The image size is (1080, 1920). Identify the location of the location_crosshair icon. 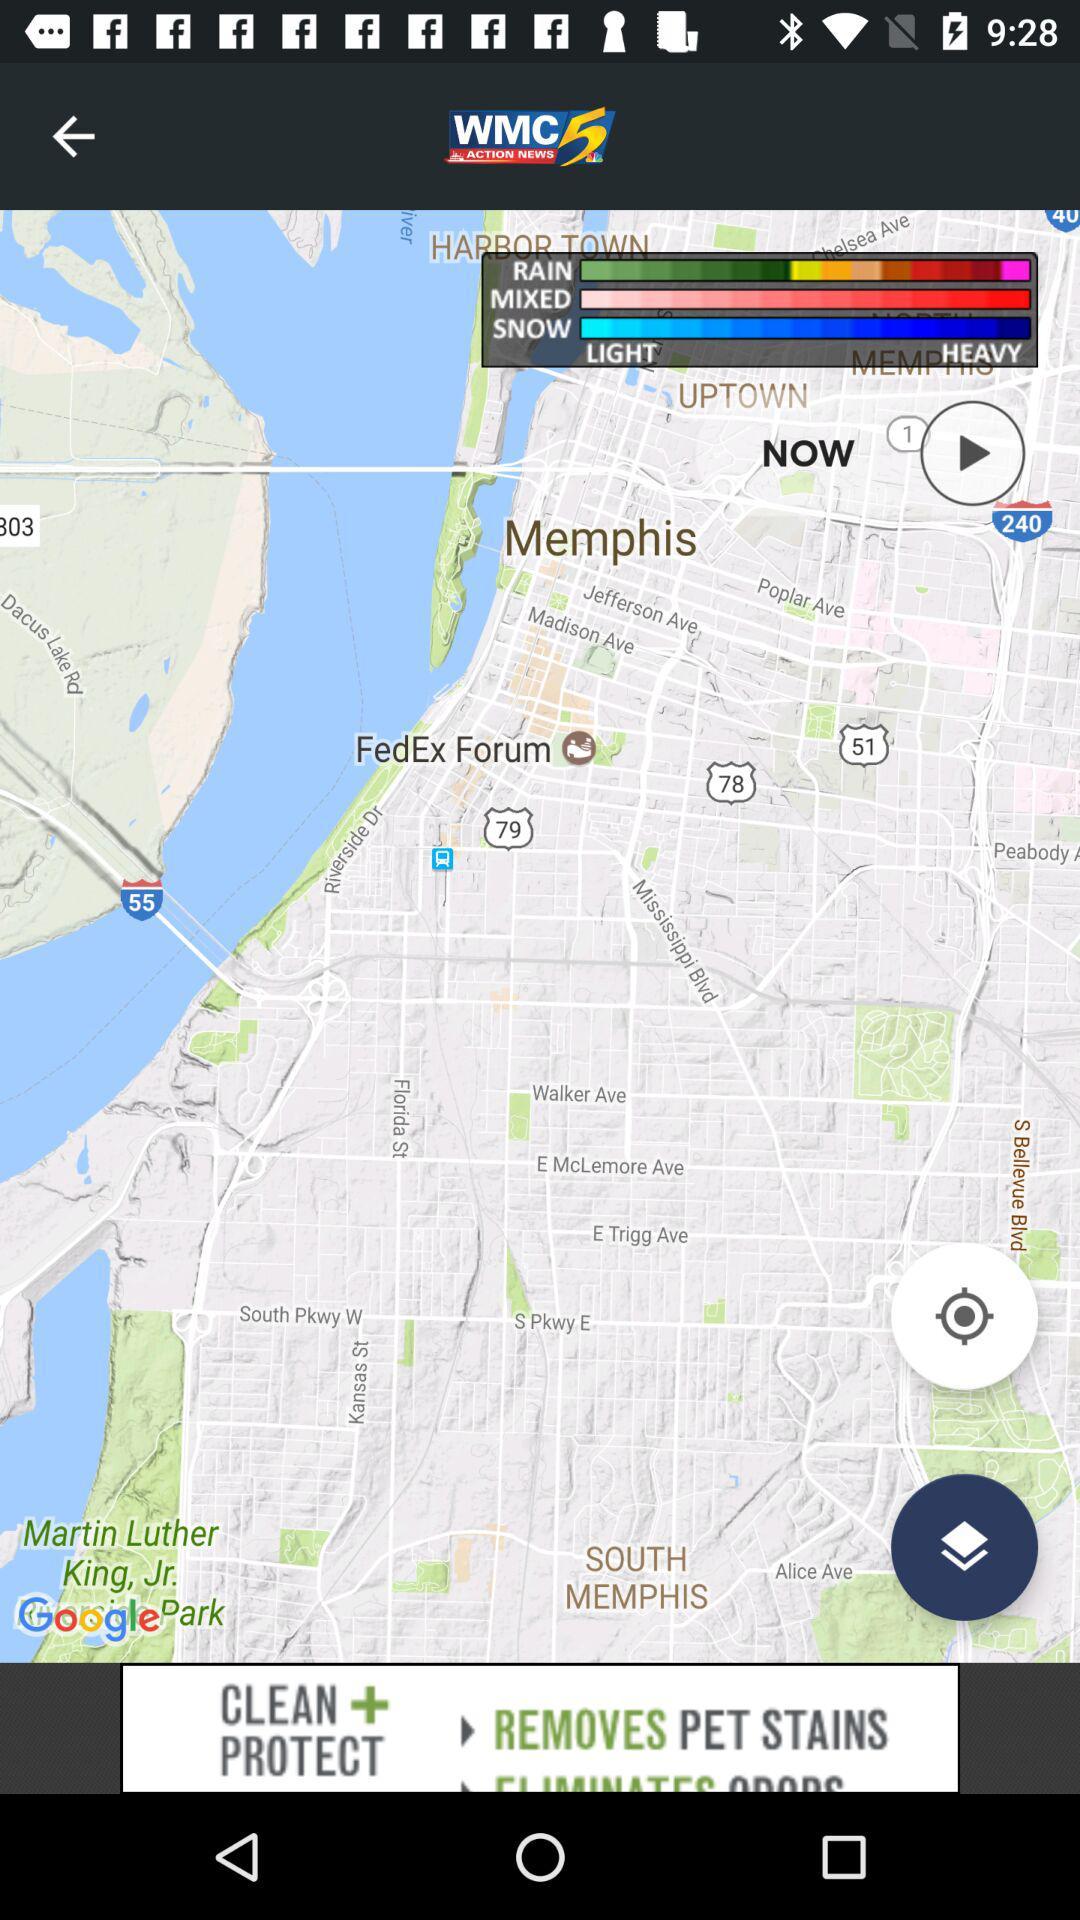
(963, 1316).